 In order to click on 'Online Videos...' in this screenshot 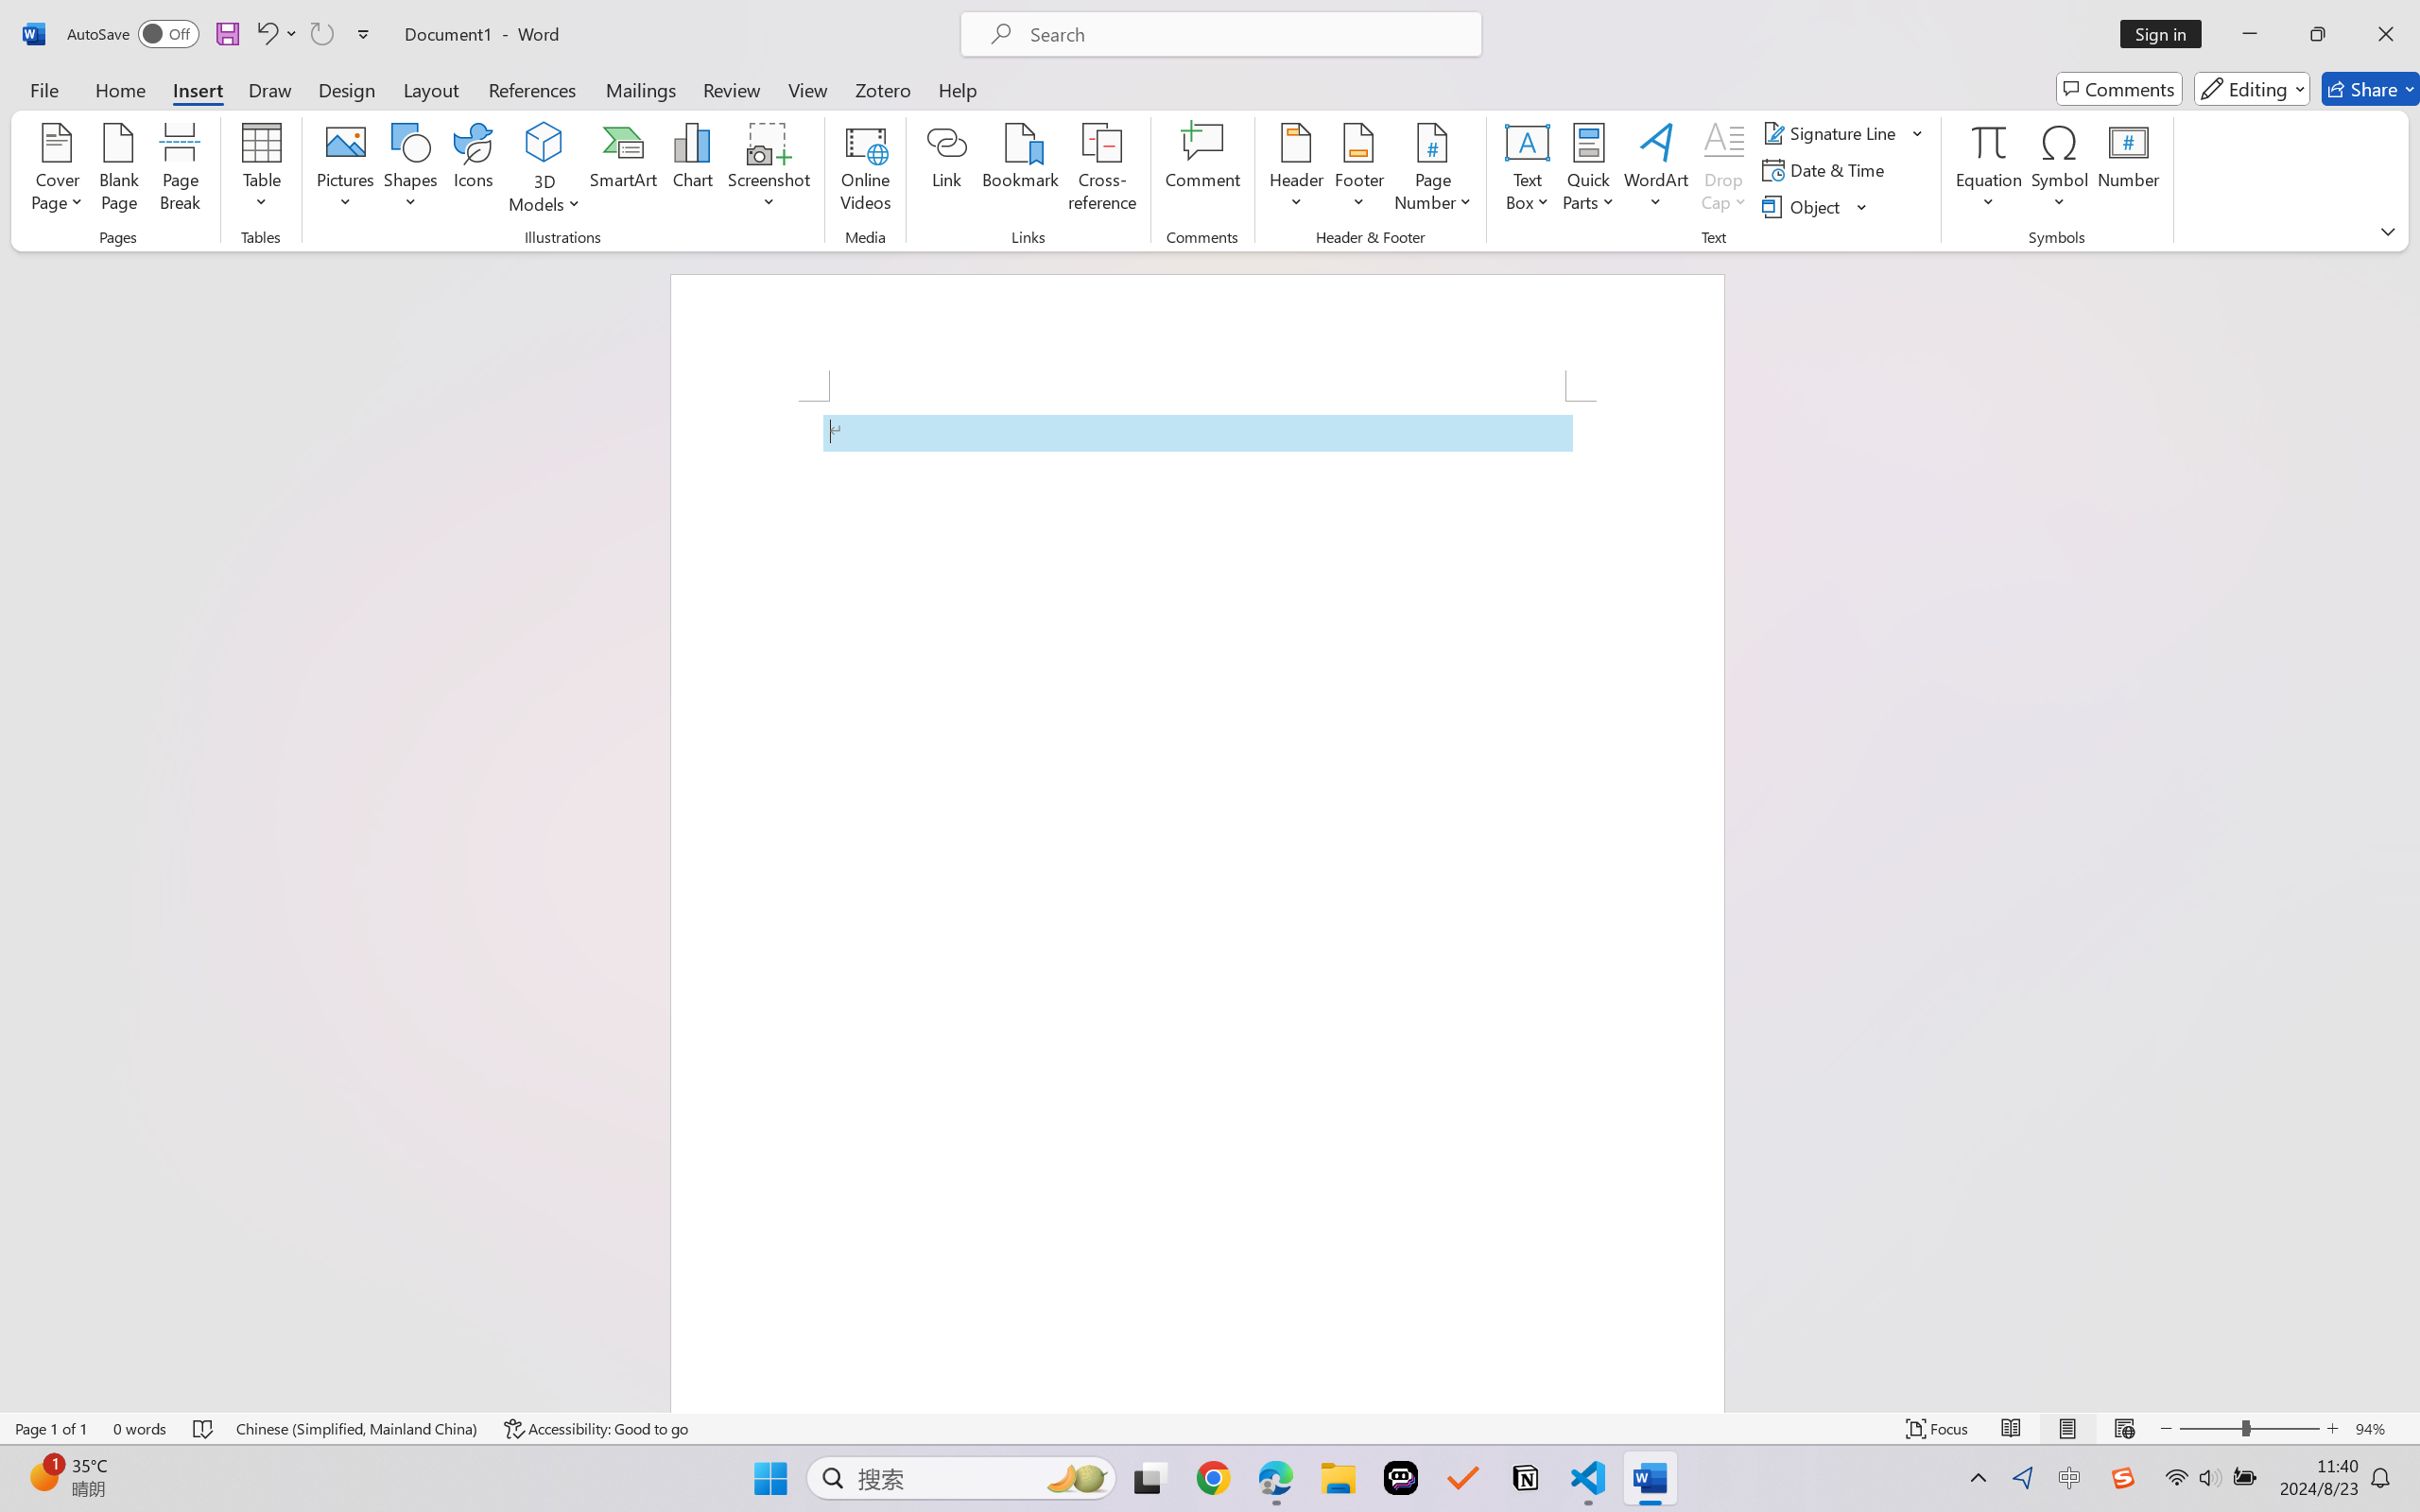, I will do `click(866, 170)`.